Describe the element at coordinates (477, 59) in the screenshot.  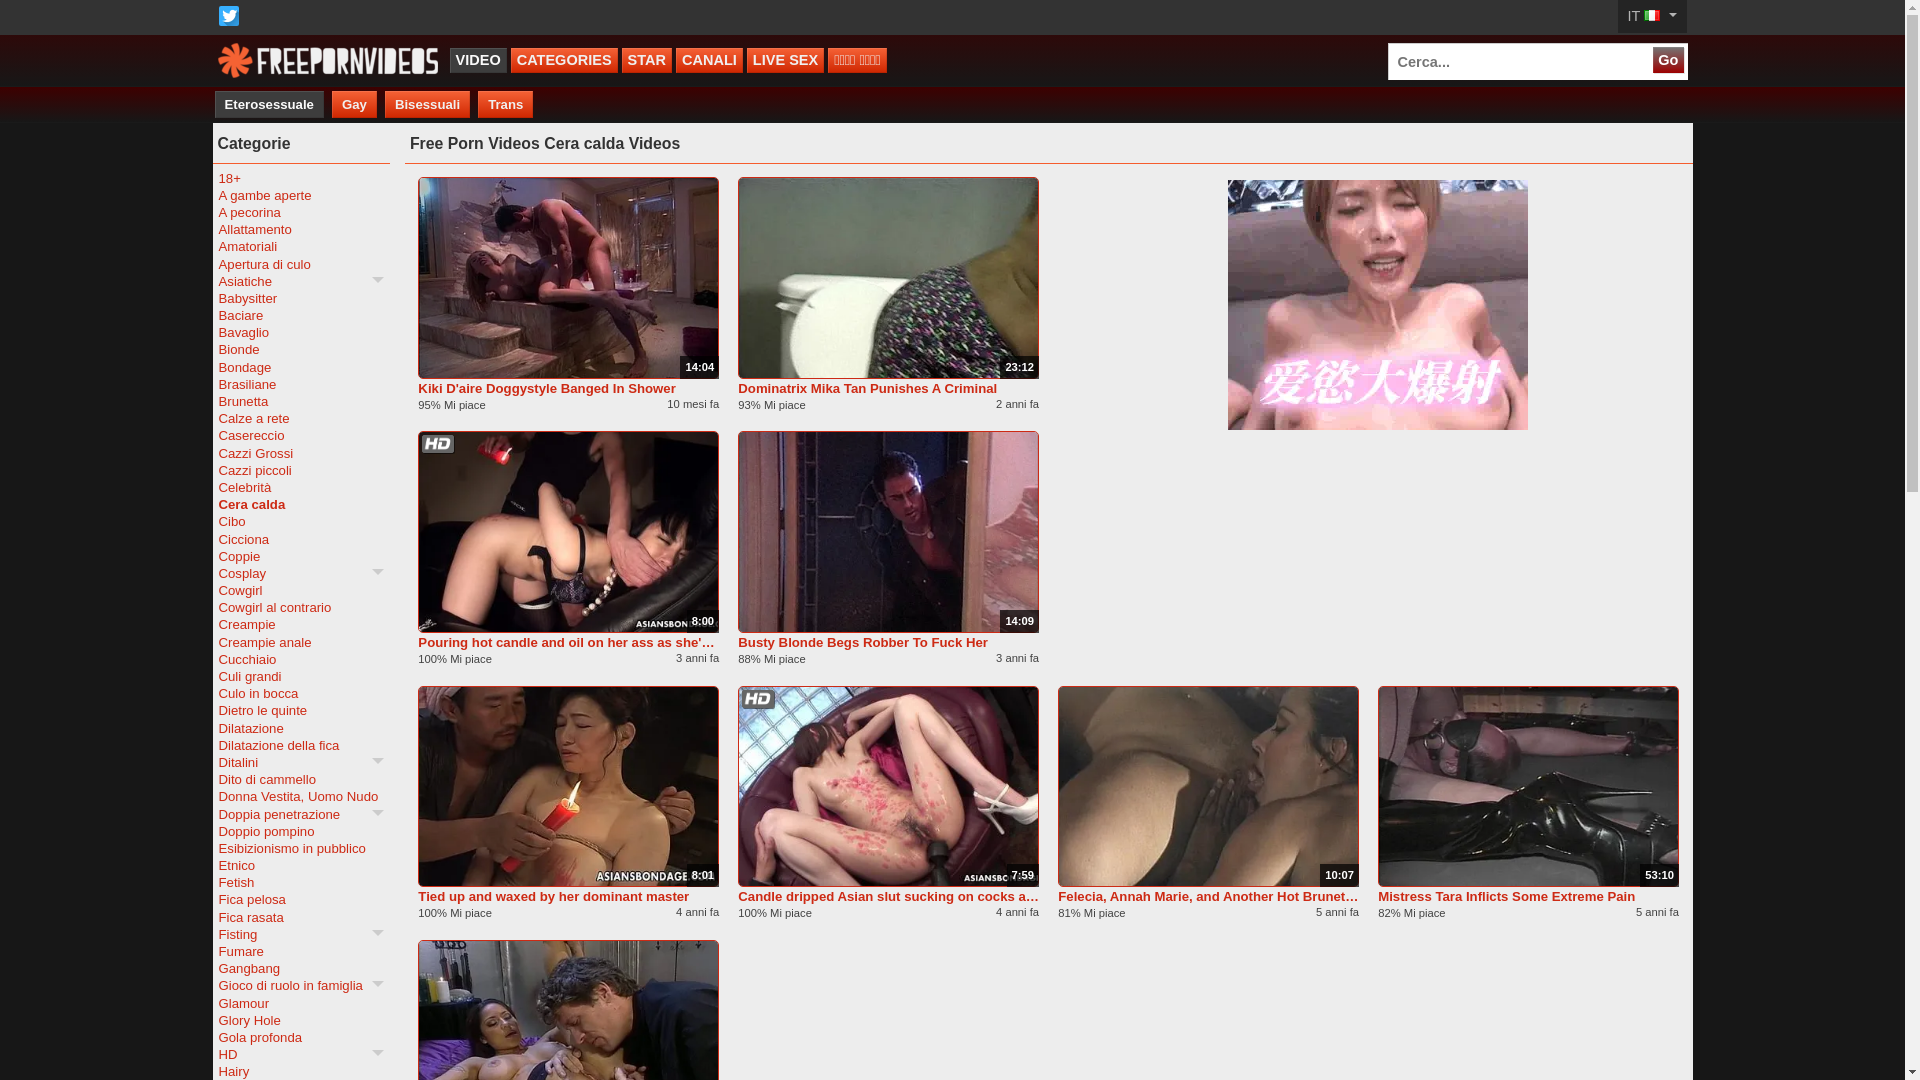
I see `'VIDEO'` at that location.